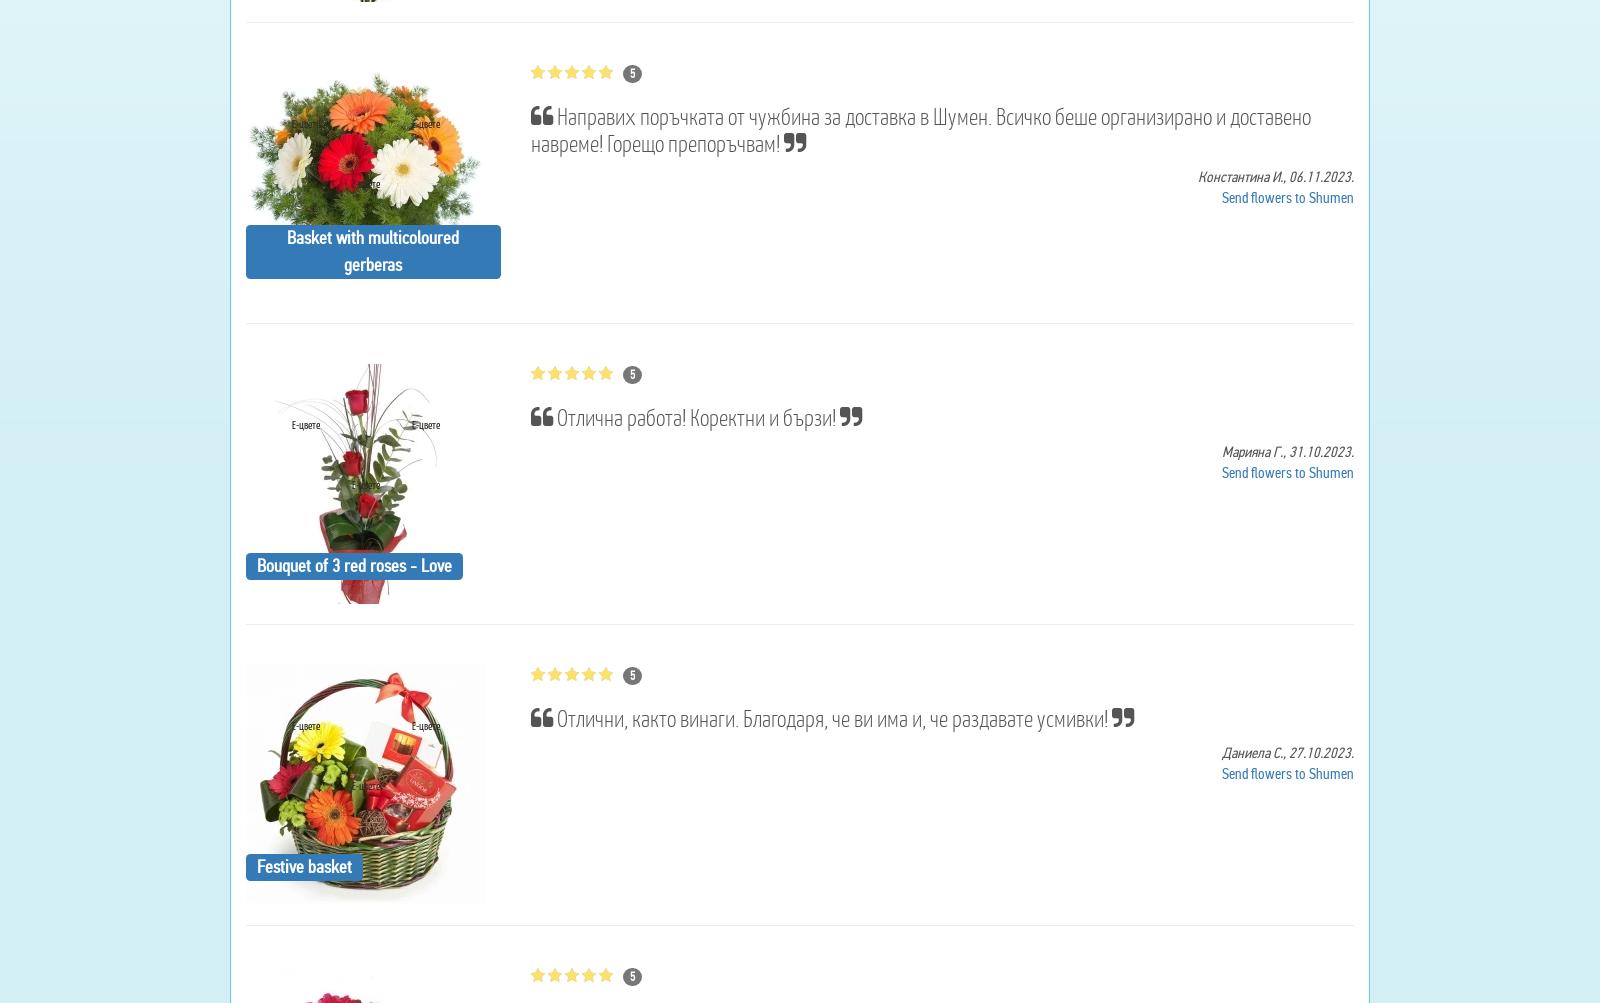 The width and height of the screenshot is (1600, 1003). I want to click on 'Отлична работа! Коректни и бързи!', so click(551, 417).